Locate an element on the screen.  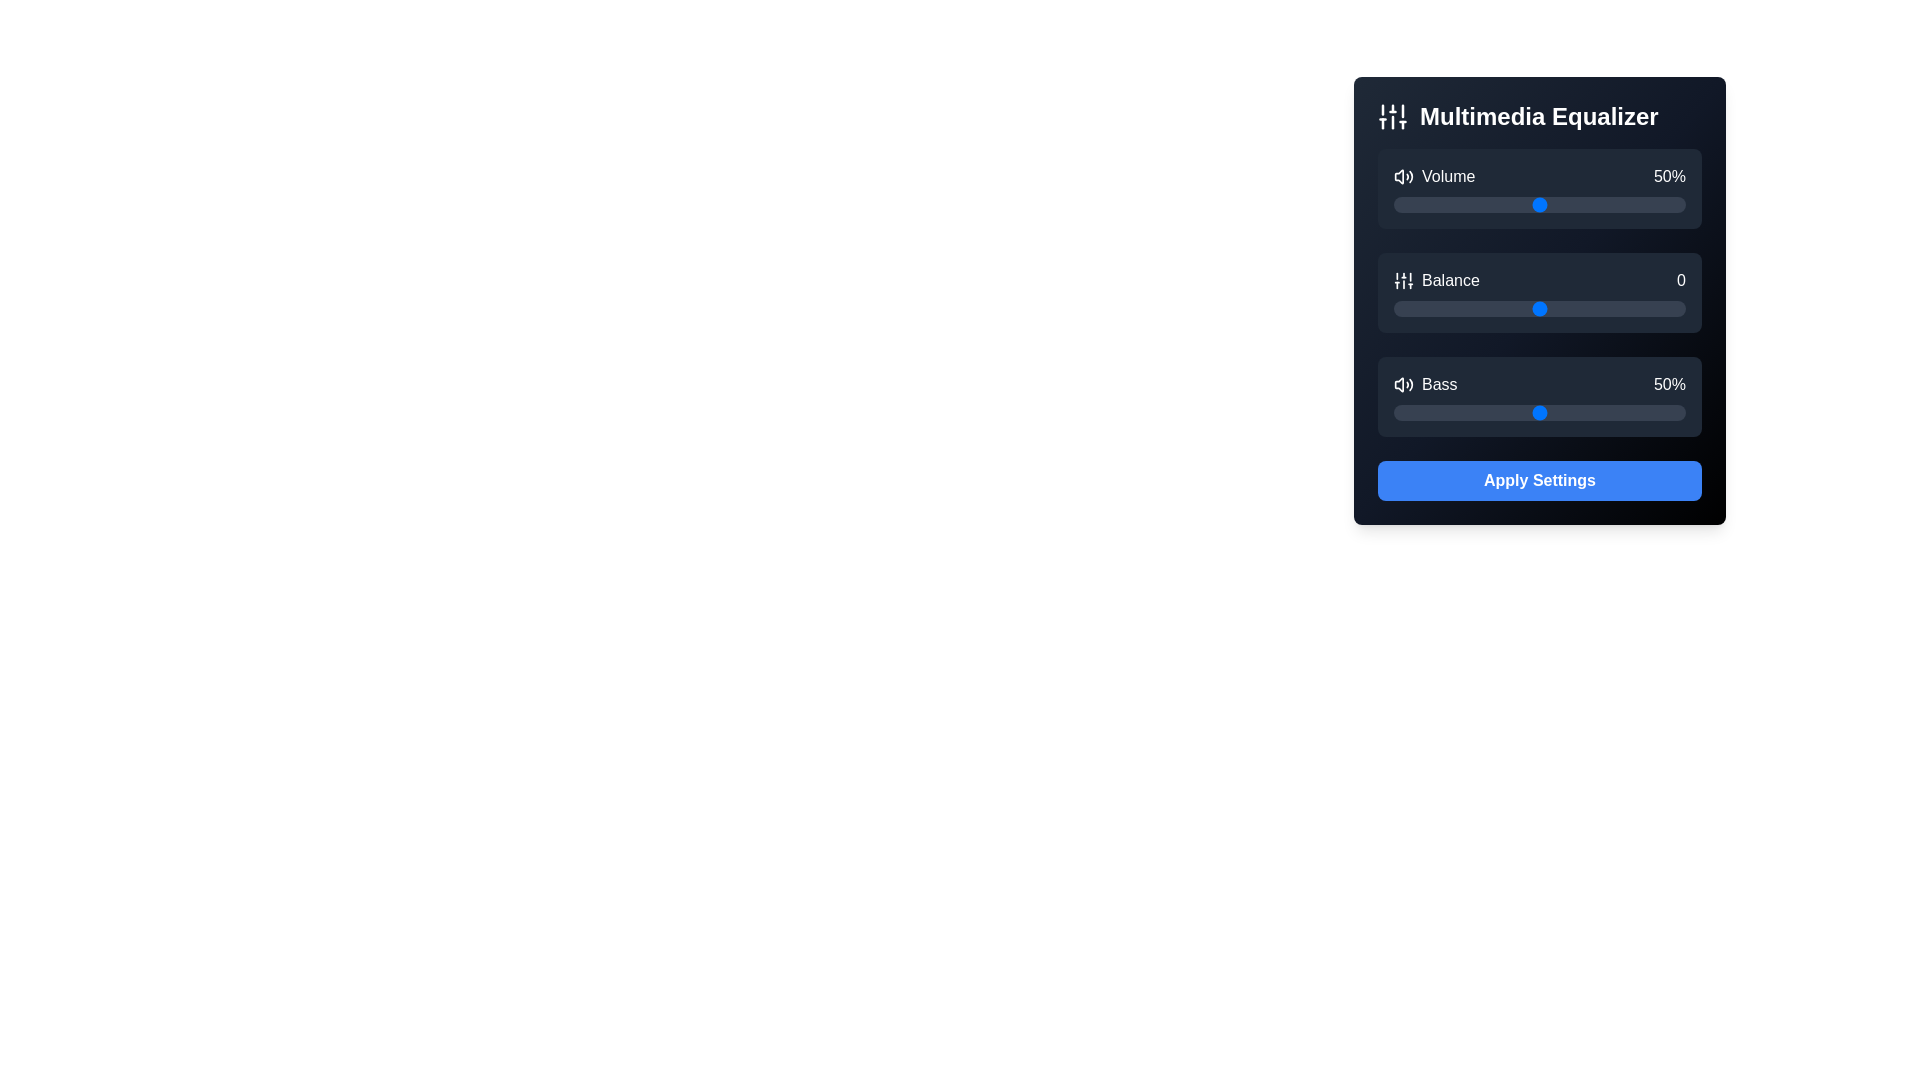
the bass level is located at coordinates (1579, 411).